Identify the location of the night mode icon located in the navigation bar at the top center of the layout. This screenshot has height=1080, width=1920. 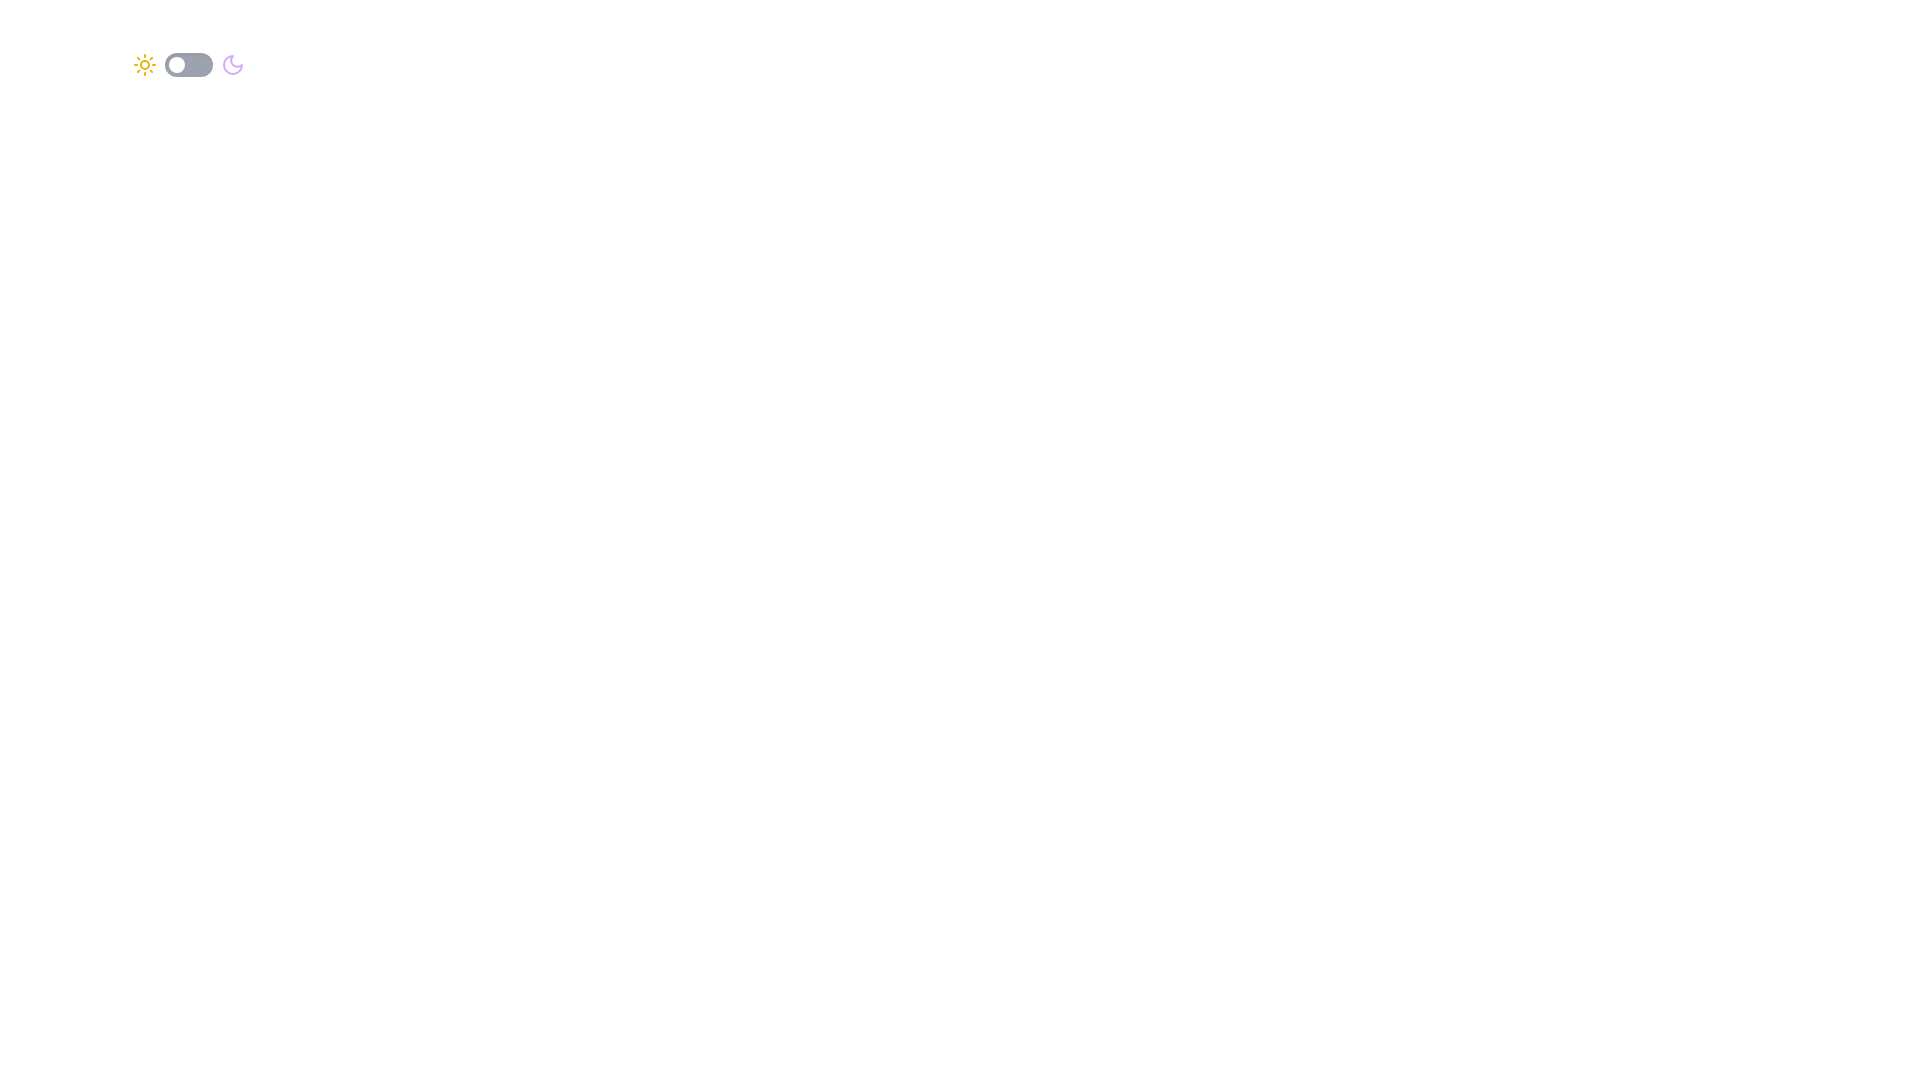
(233, 64).